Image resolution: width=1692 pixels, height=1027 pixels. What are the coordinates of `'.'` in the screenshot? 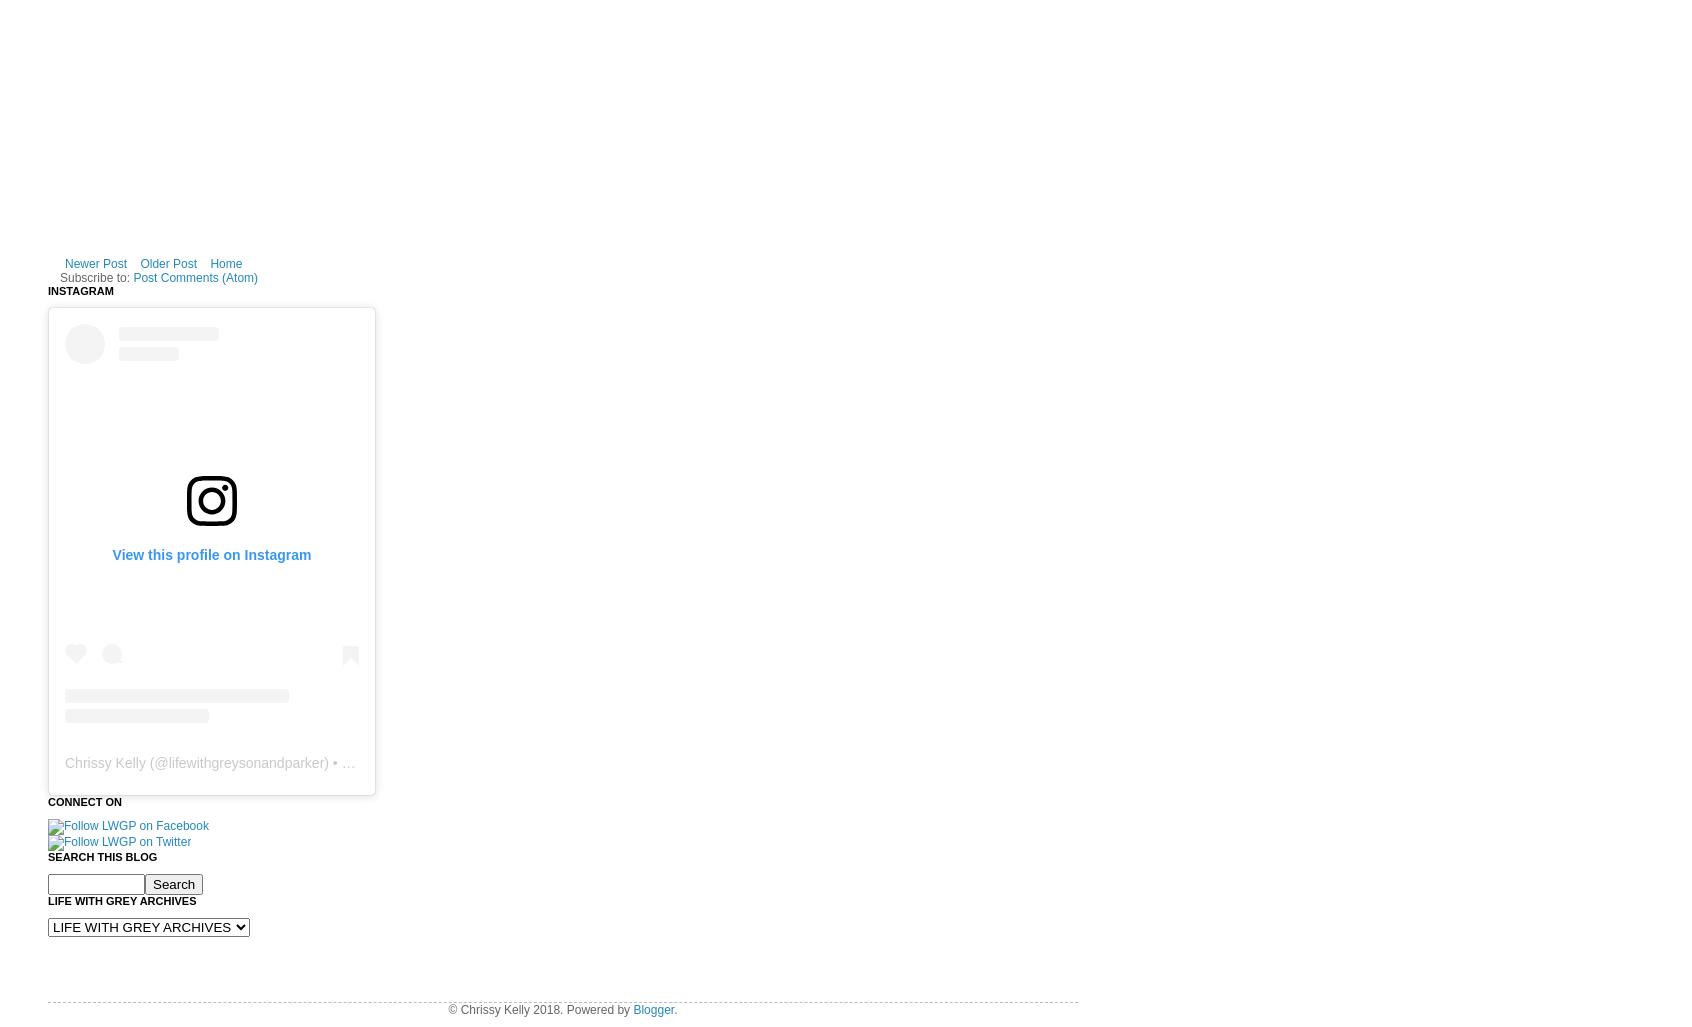 It's located at (675, 1008).